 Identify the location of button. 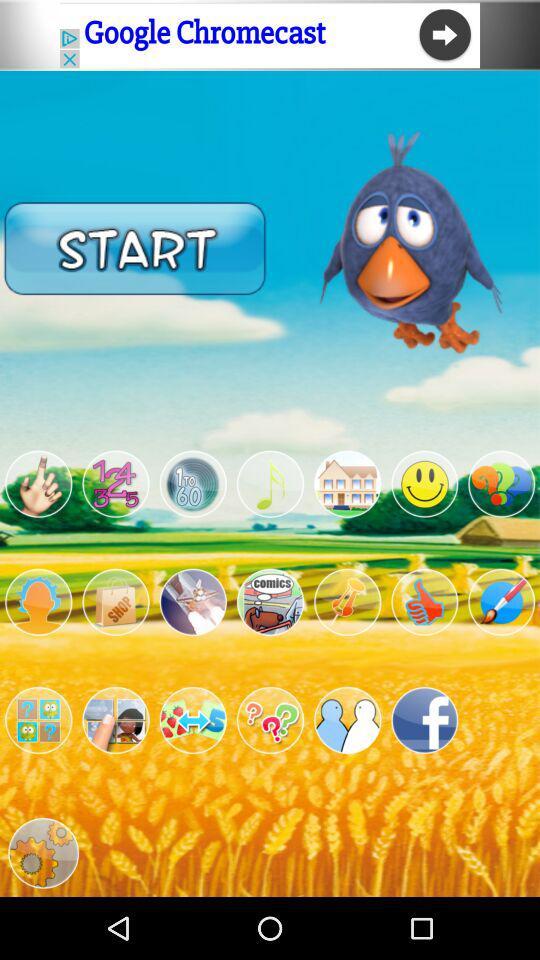
(193, 483).